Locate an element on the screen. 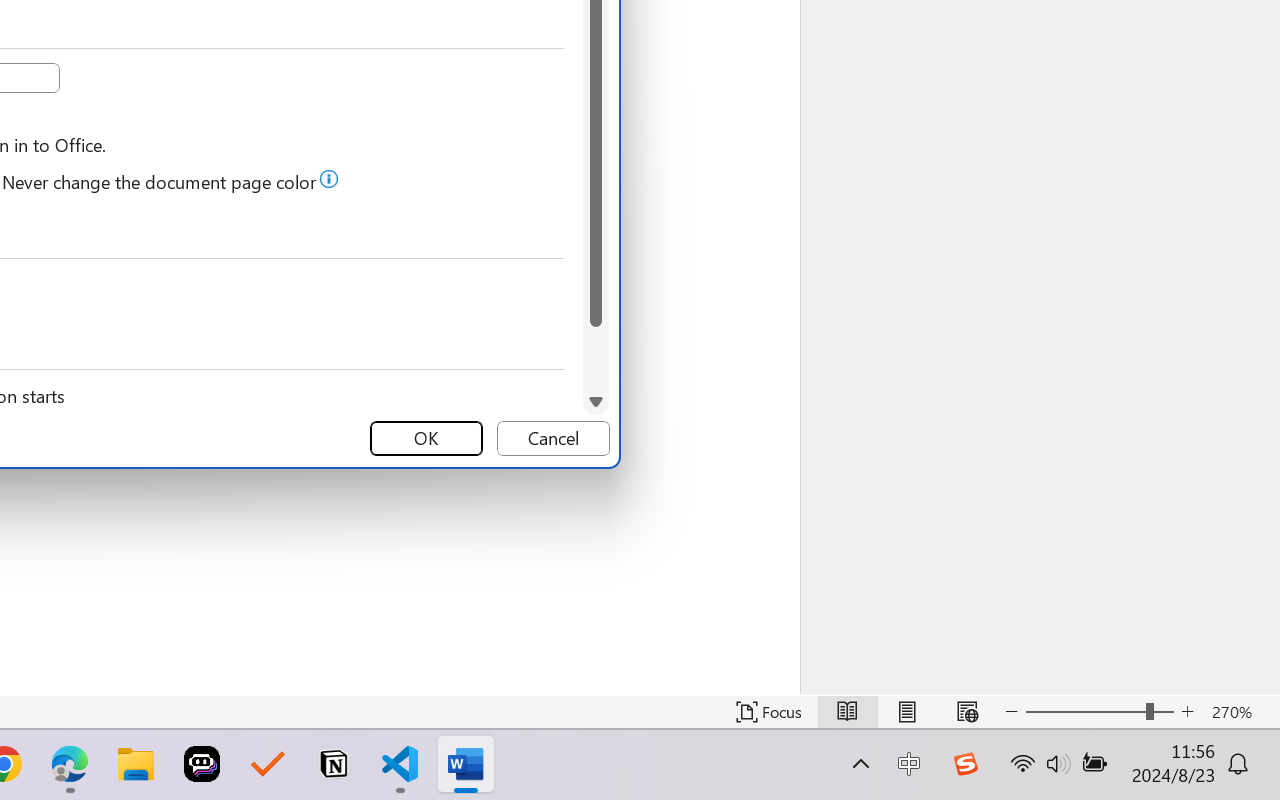  'Text Size' is located at coordinates (1099, 711).